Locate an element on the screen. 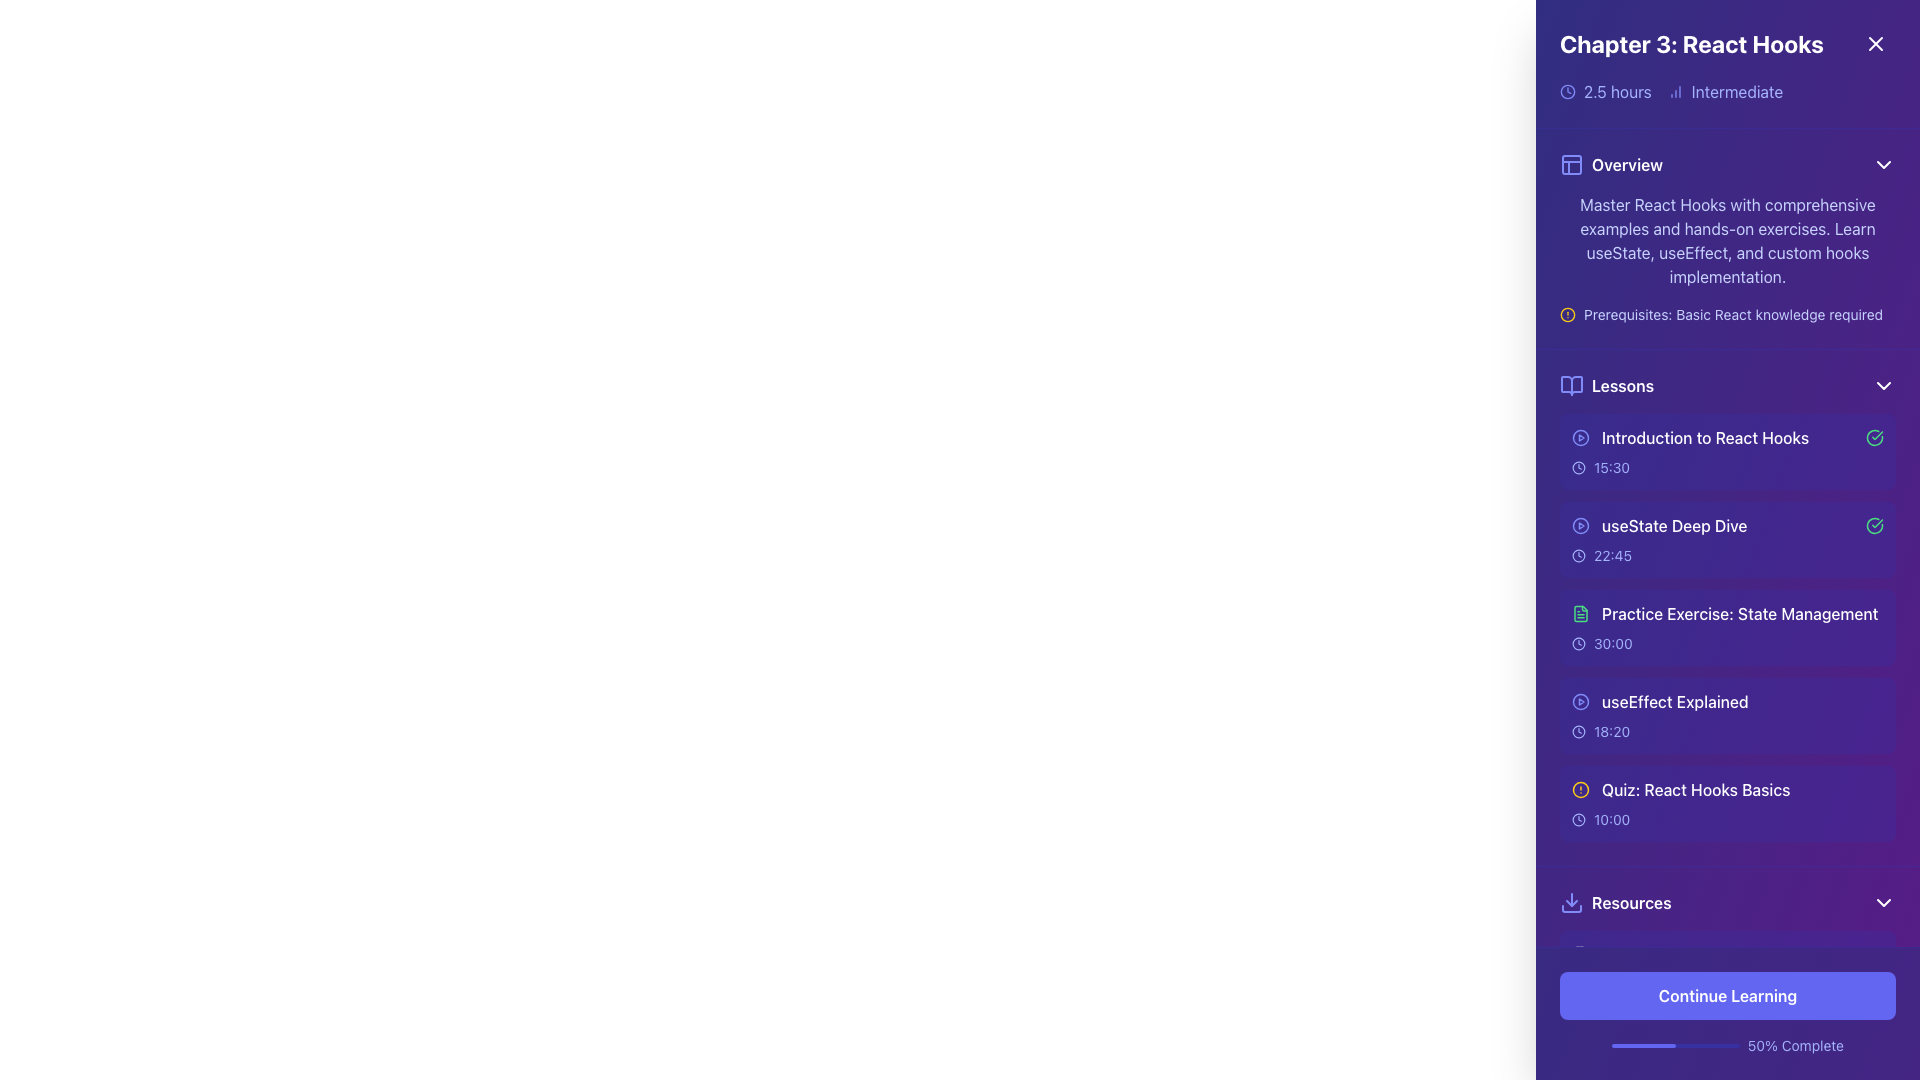 The image size is (1920, 1080). the clock icon, which features a circular design with a clock-face outline and indigo-colored stroke, positioned to the left of the text '2.5 hours' is located at coordinates (1567, 92).